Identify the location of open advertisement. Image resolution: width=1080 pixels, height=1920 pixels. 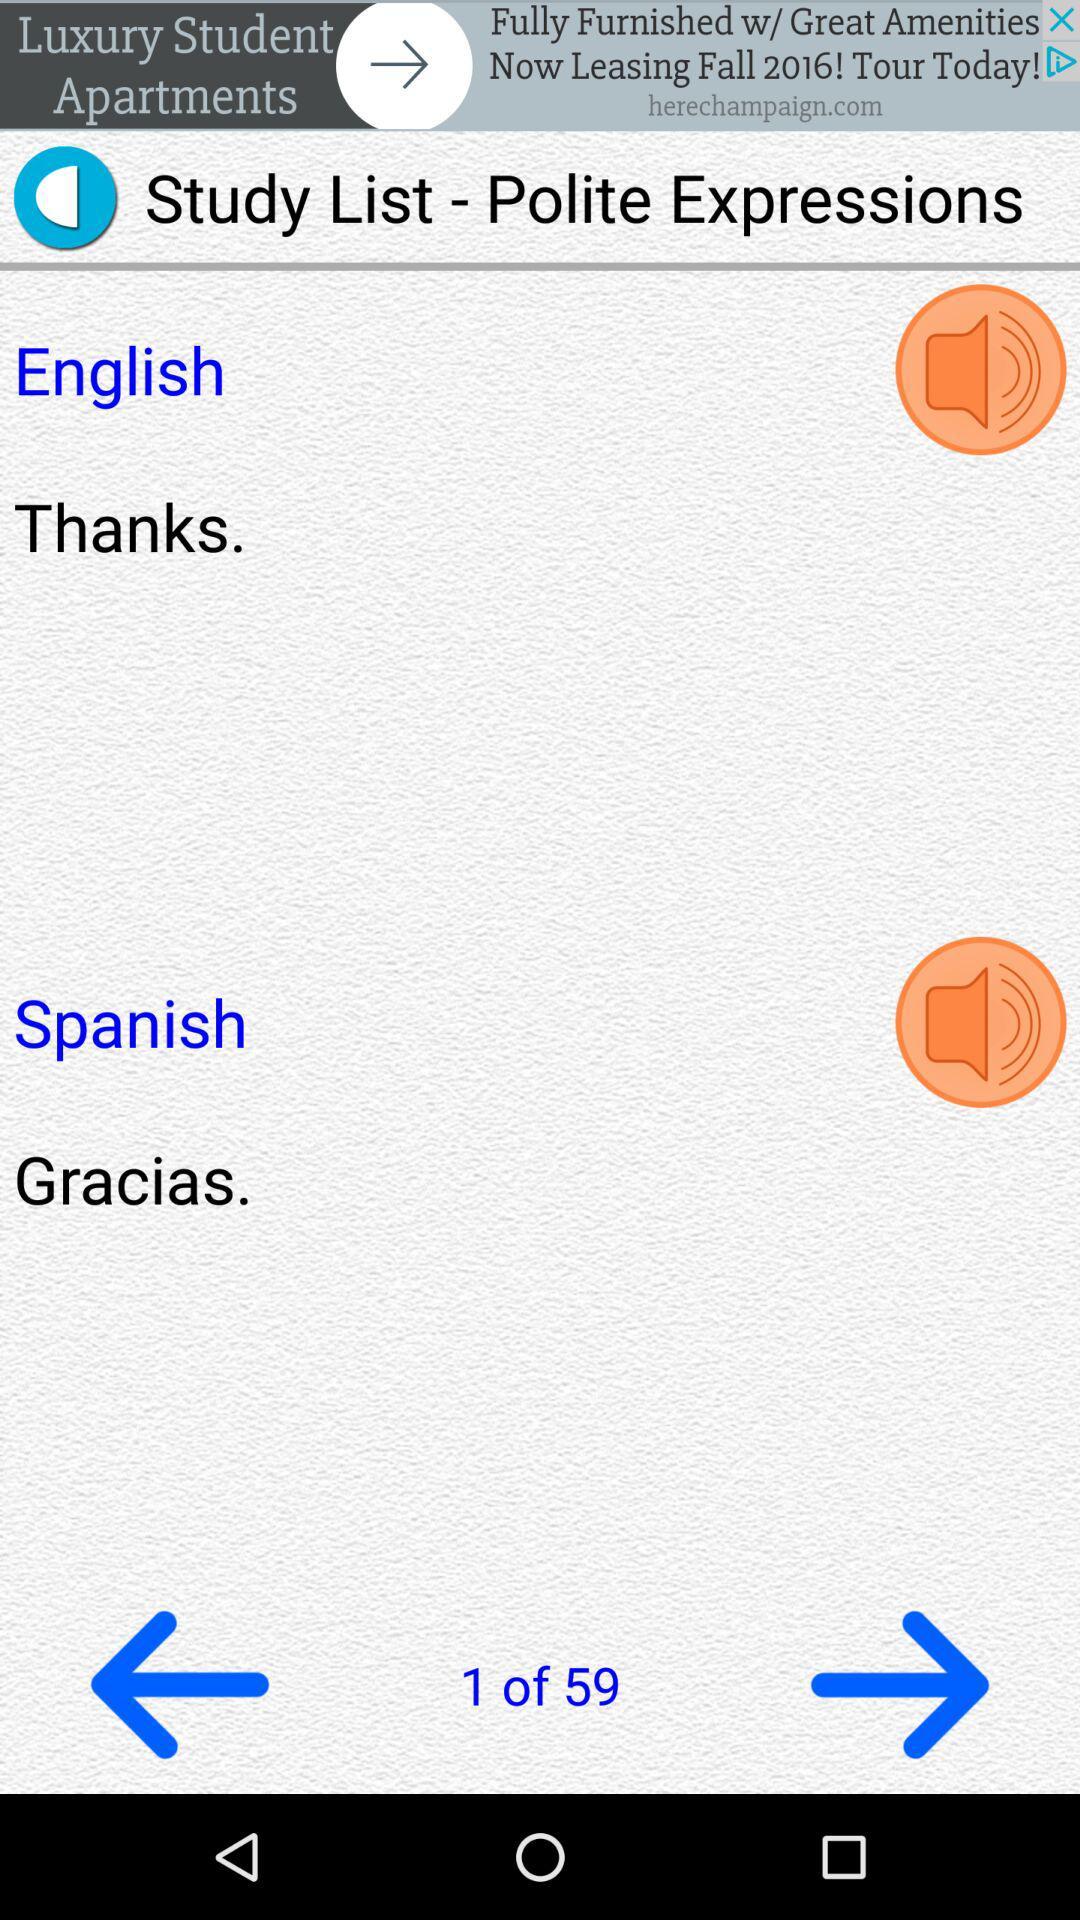
(540, 65).